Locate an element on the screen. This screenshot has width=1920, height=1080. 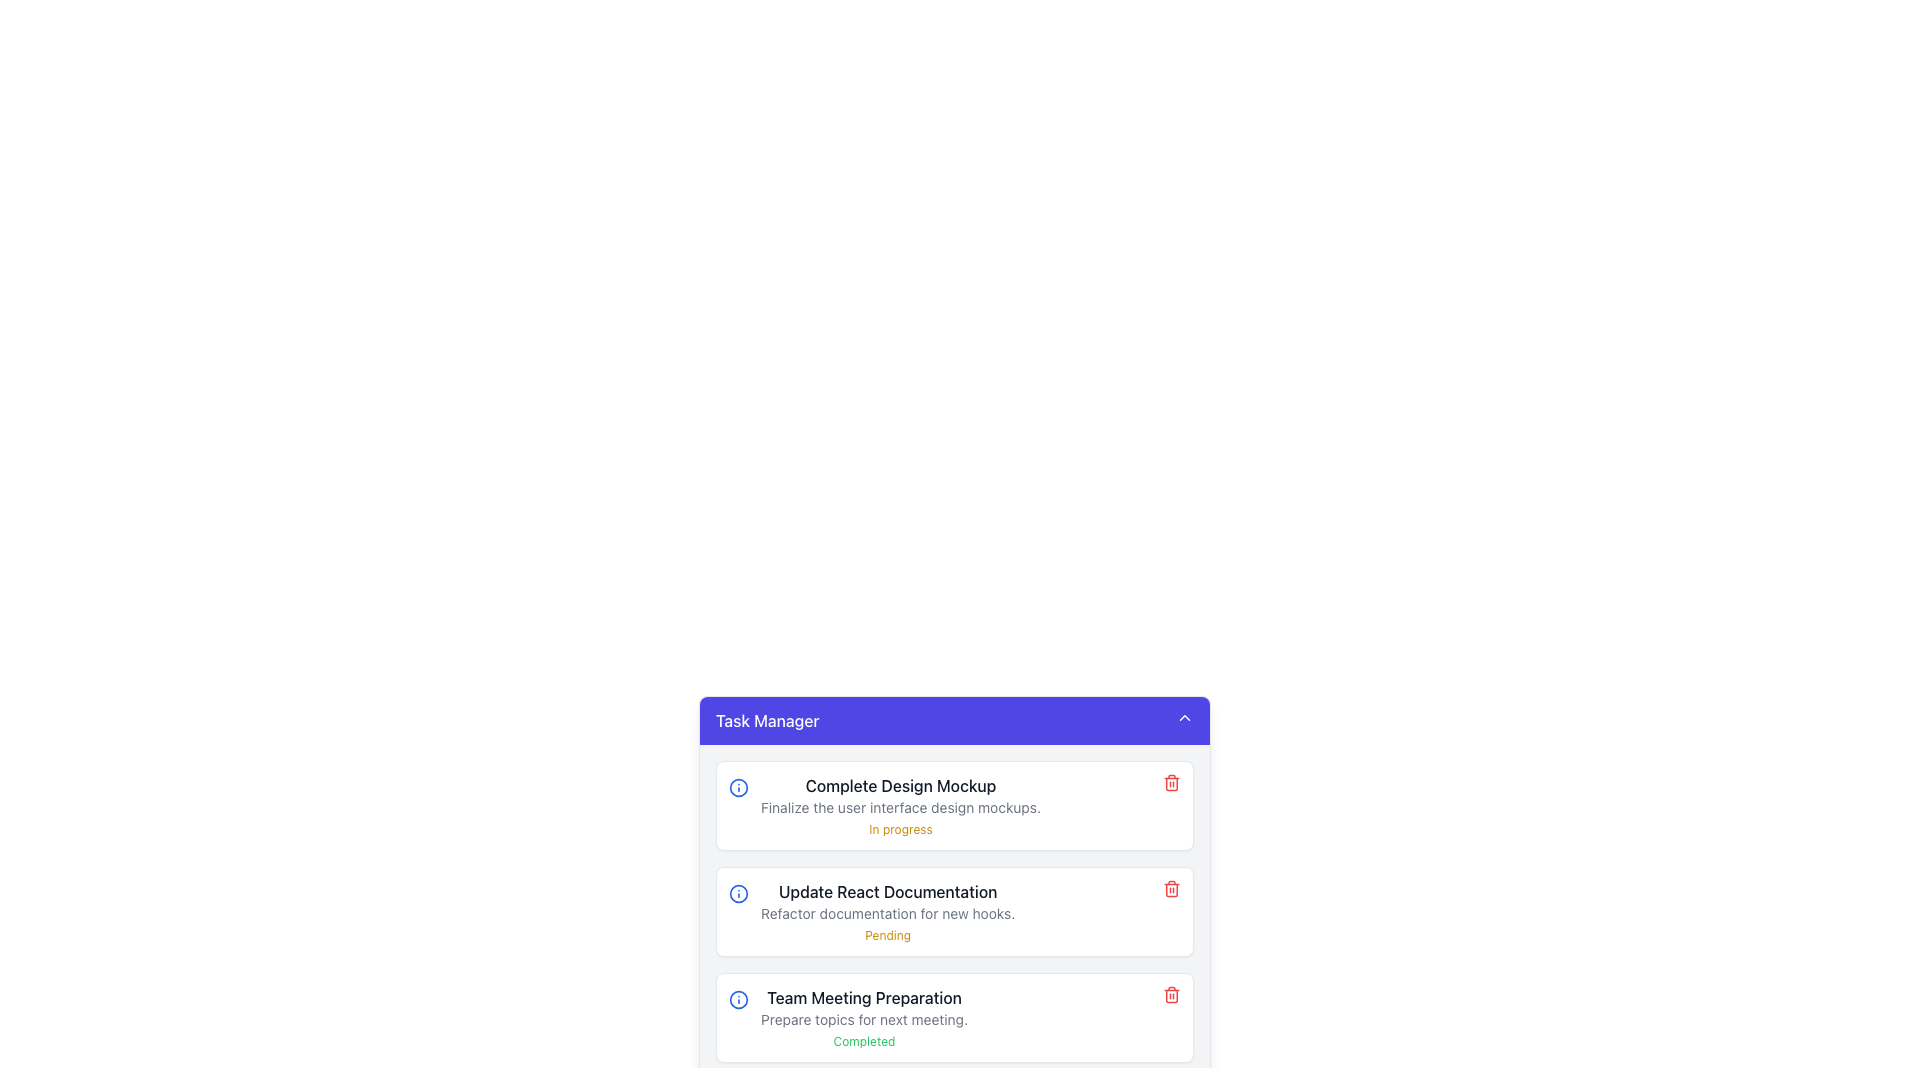
the first task entry in the Task Manager is located at coordinates (900, 805).